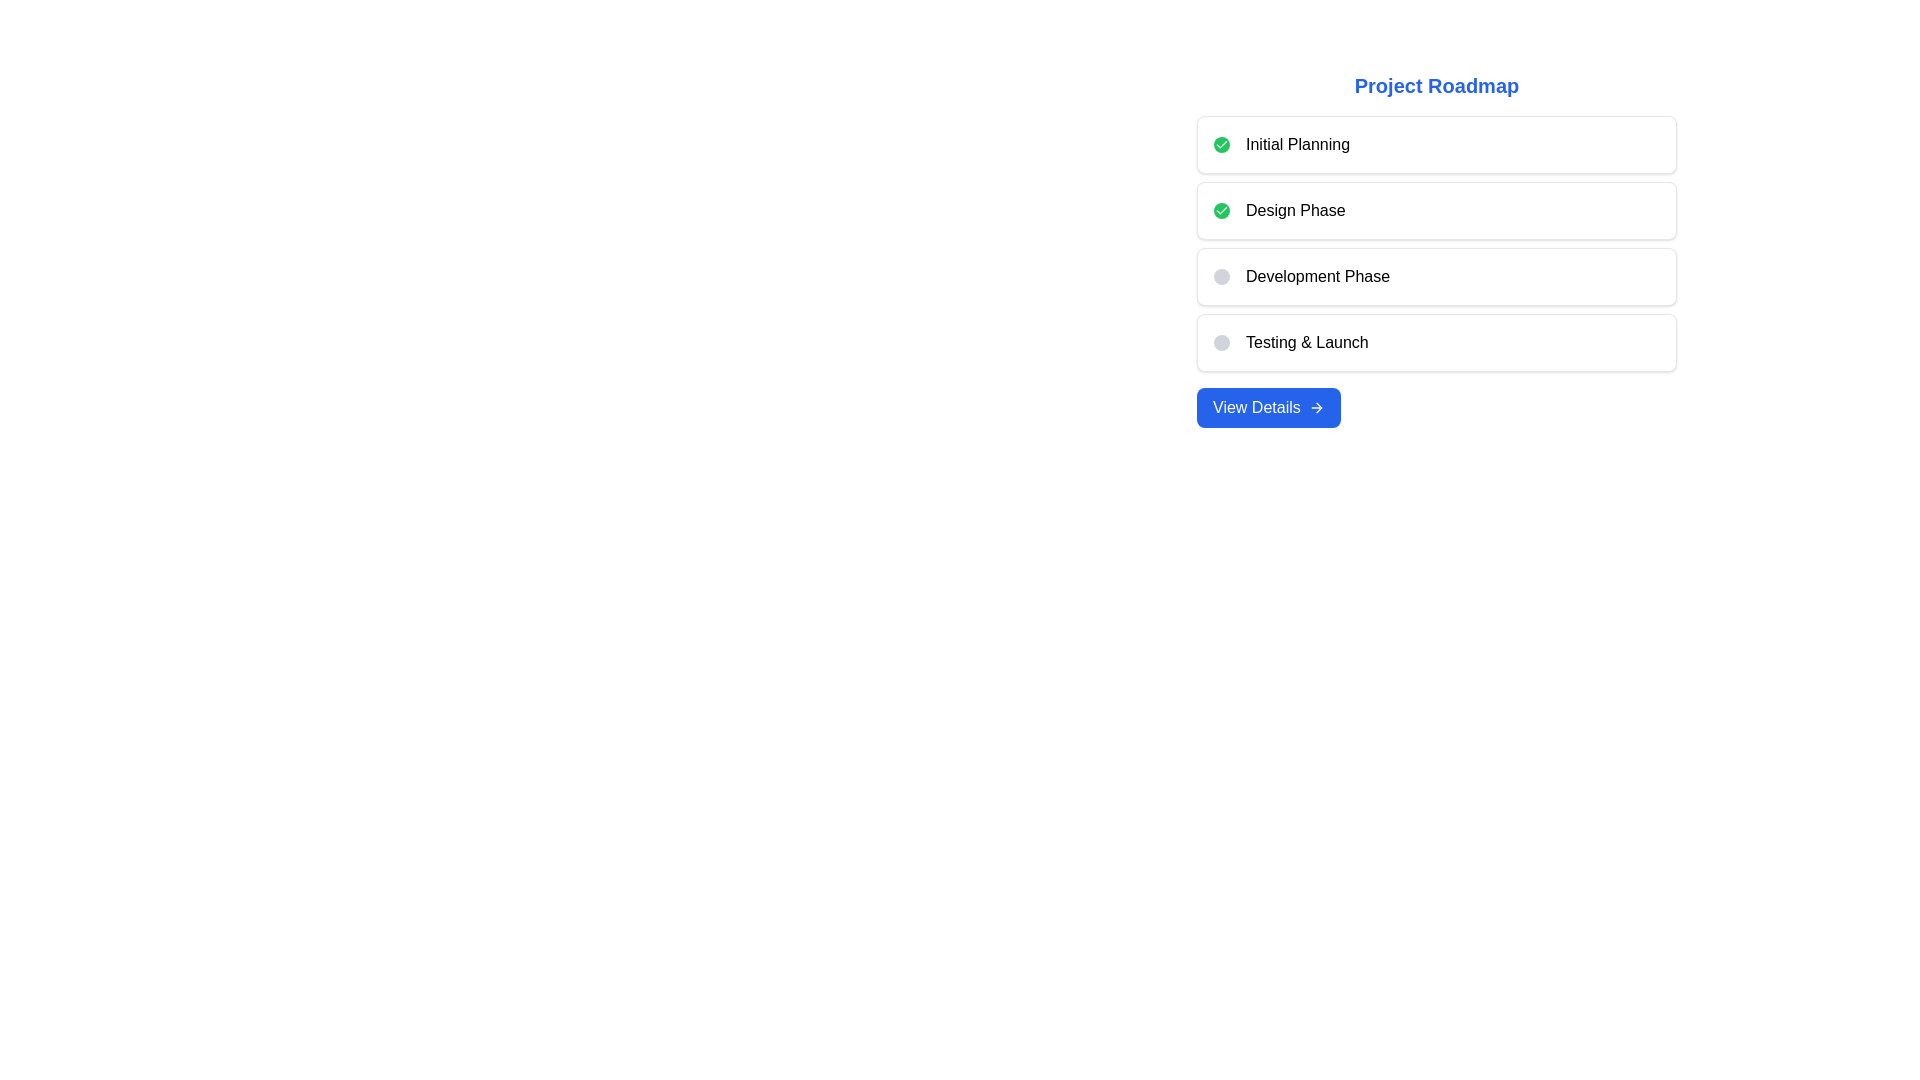 The image size is (1920, 1080). I want to click on the right-pointing arrow icon next to the 'View Details' button, so click(1316, 407).